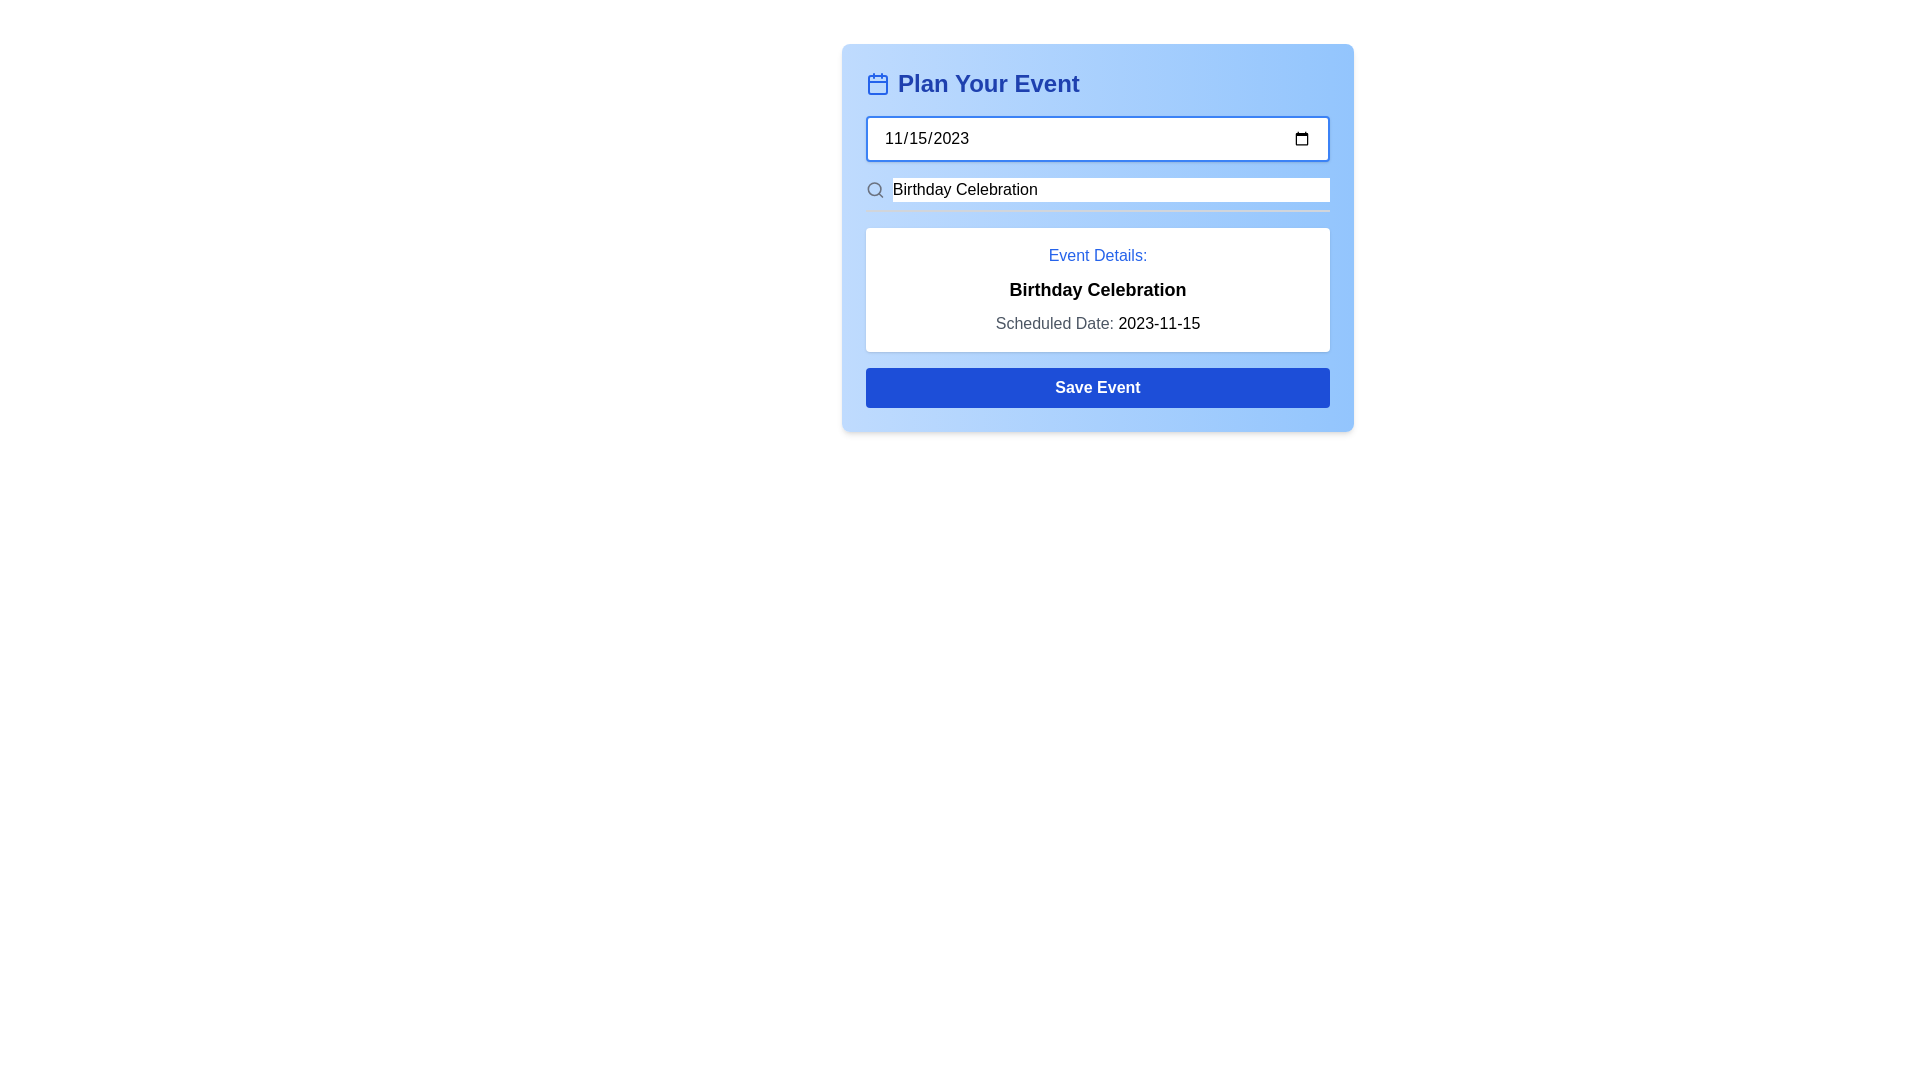 Image resolution: width=1920 pixels, height=1080 pixels. Describe the element at coordinates (988, 83) in the screenshot. I see `the static text header displaying 'Plan Your Event', which is positioned at the top of the card interface, to the far-right of the calendar icon` at that location.